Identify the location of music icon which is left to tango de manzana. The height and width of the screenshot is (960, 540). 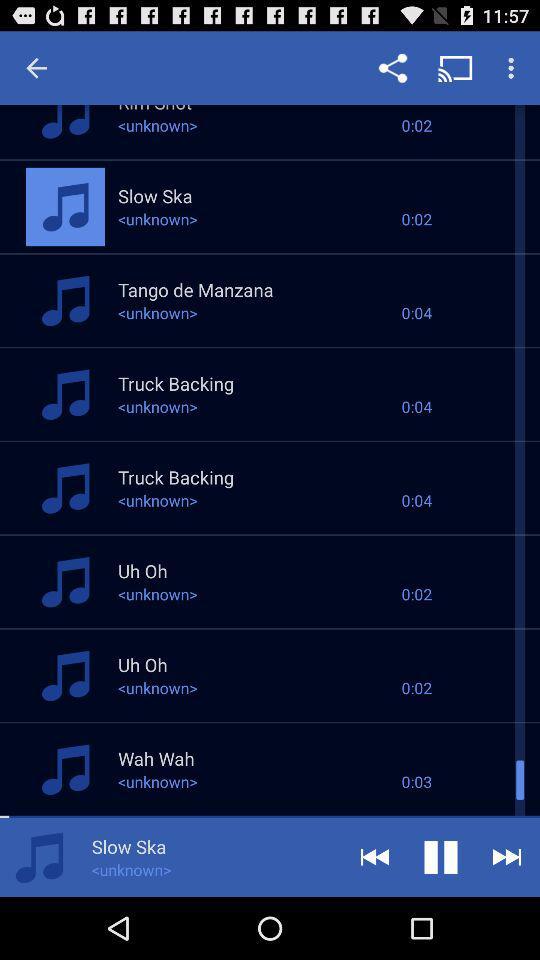
(65, 299).